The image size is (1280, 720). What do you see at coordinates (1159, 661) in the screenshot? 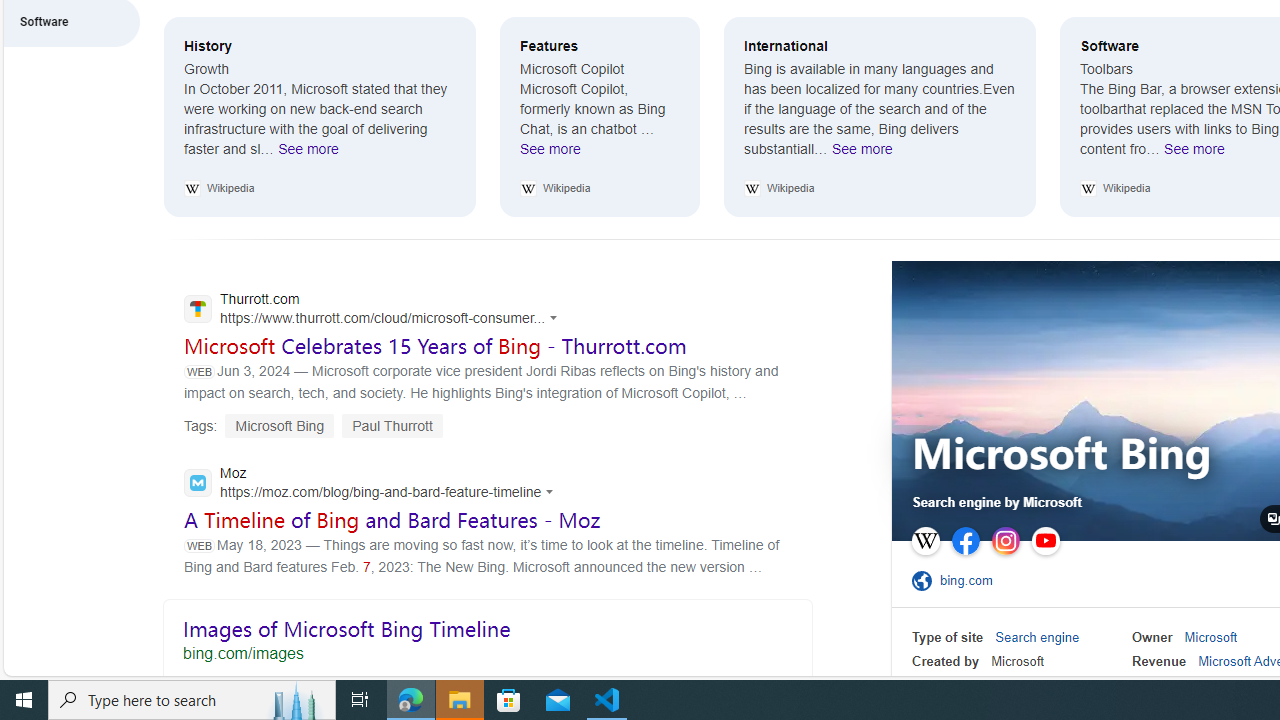
I see `'Revenue'` at bounding box center [1159, 661].